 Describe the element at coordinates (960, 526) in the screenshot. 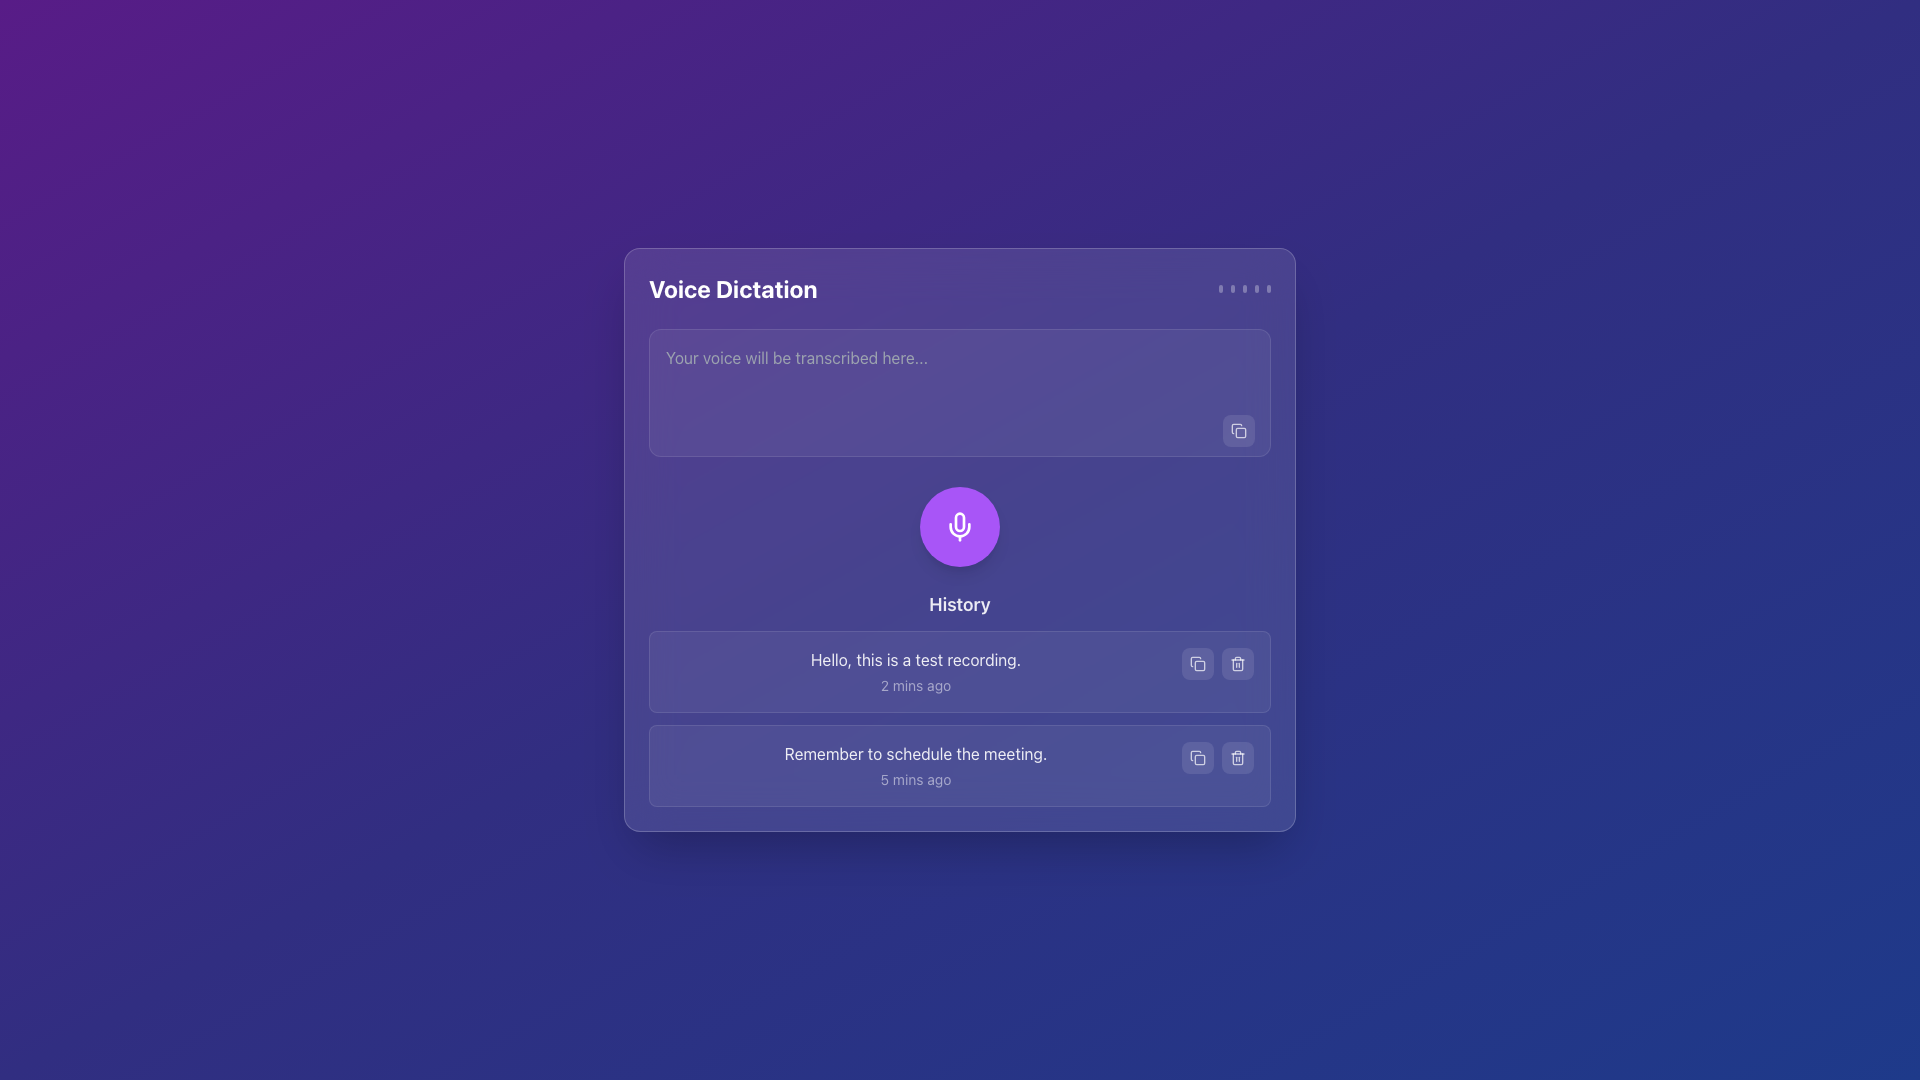

I see `the vibrant purple circular button with a microphone icon, located at the center of the card section` at that location.